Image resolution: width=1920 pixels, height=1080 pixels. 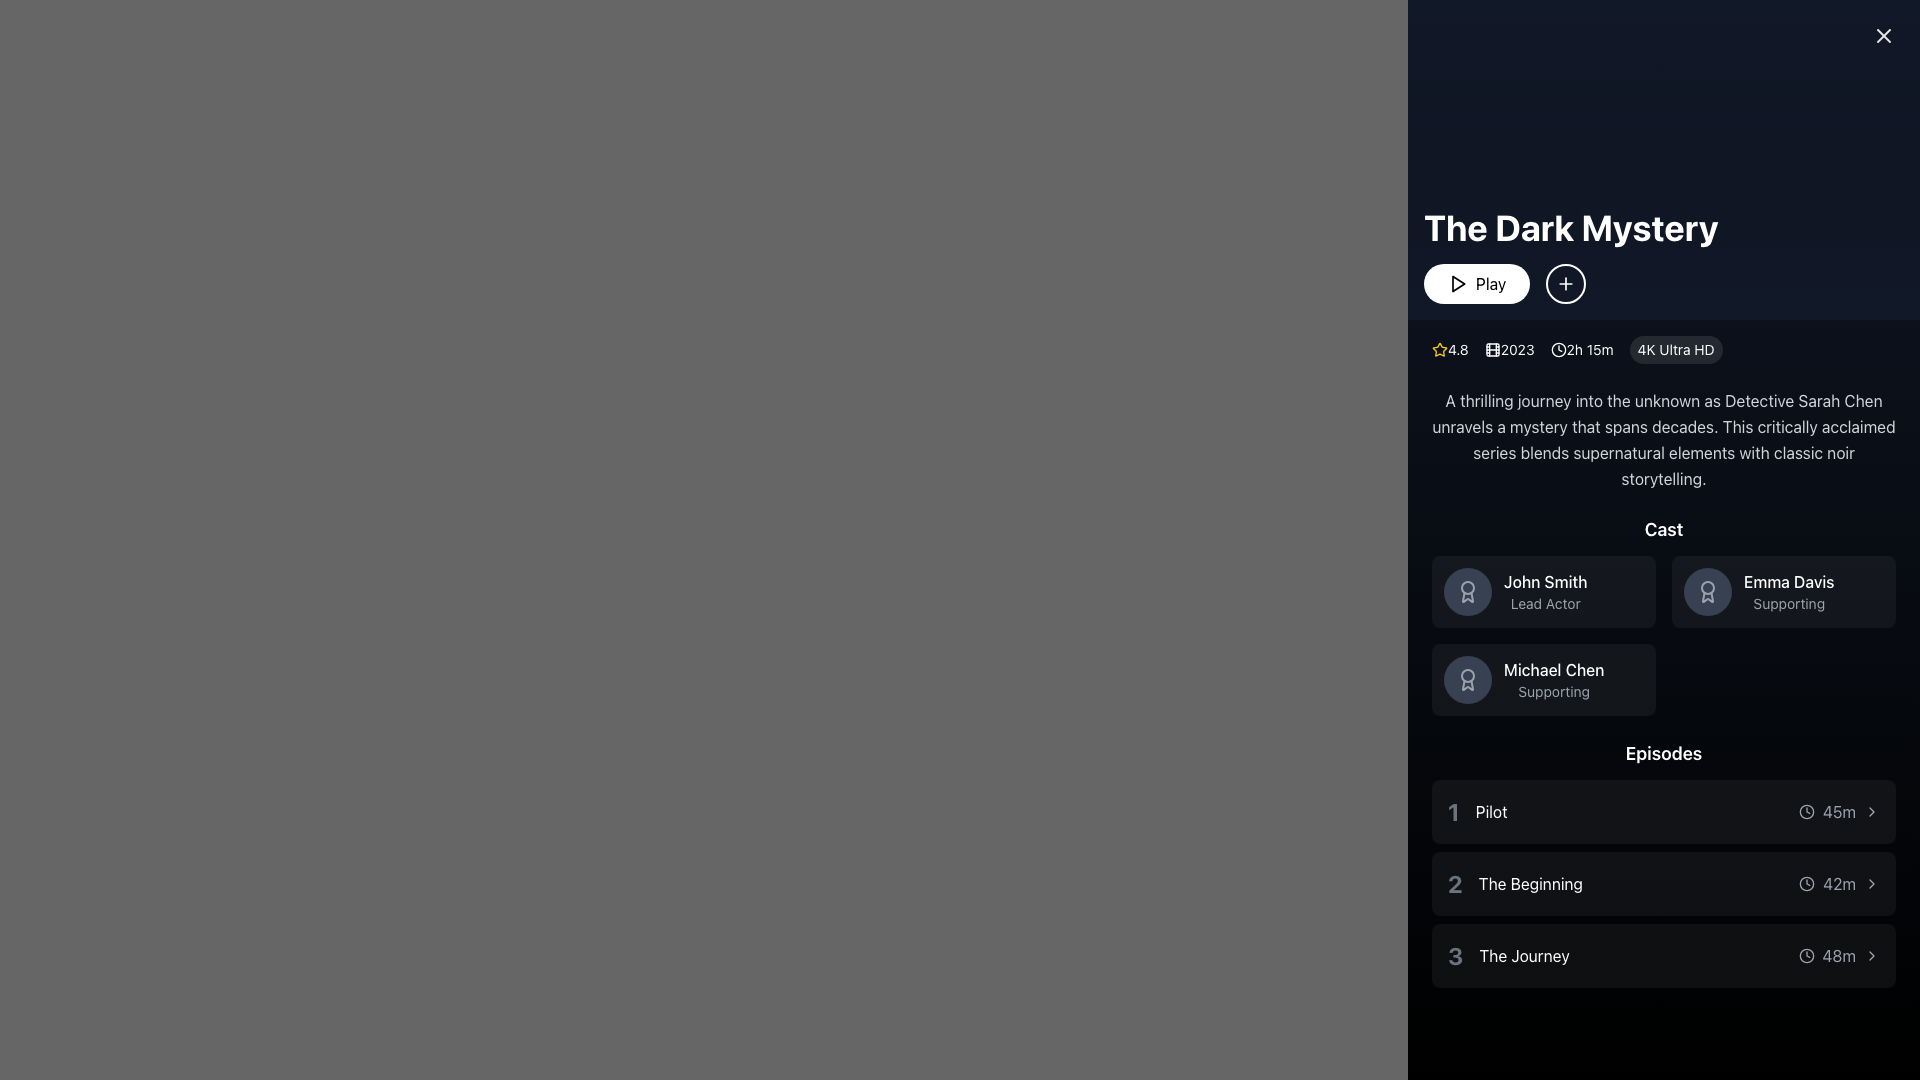 What do you see at coordinates (1664, 438) in the screenshot?
I see `introduction text located below the series metadata and above the 'Cast' section` at bounding box center [1664, 438].